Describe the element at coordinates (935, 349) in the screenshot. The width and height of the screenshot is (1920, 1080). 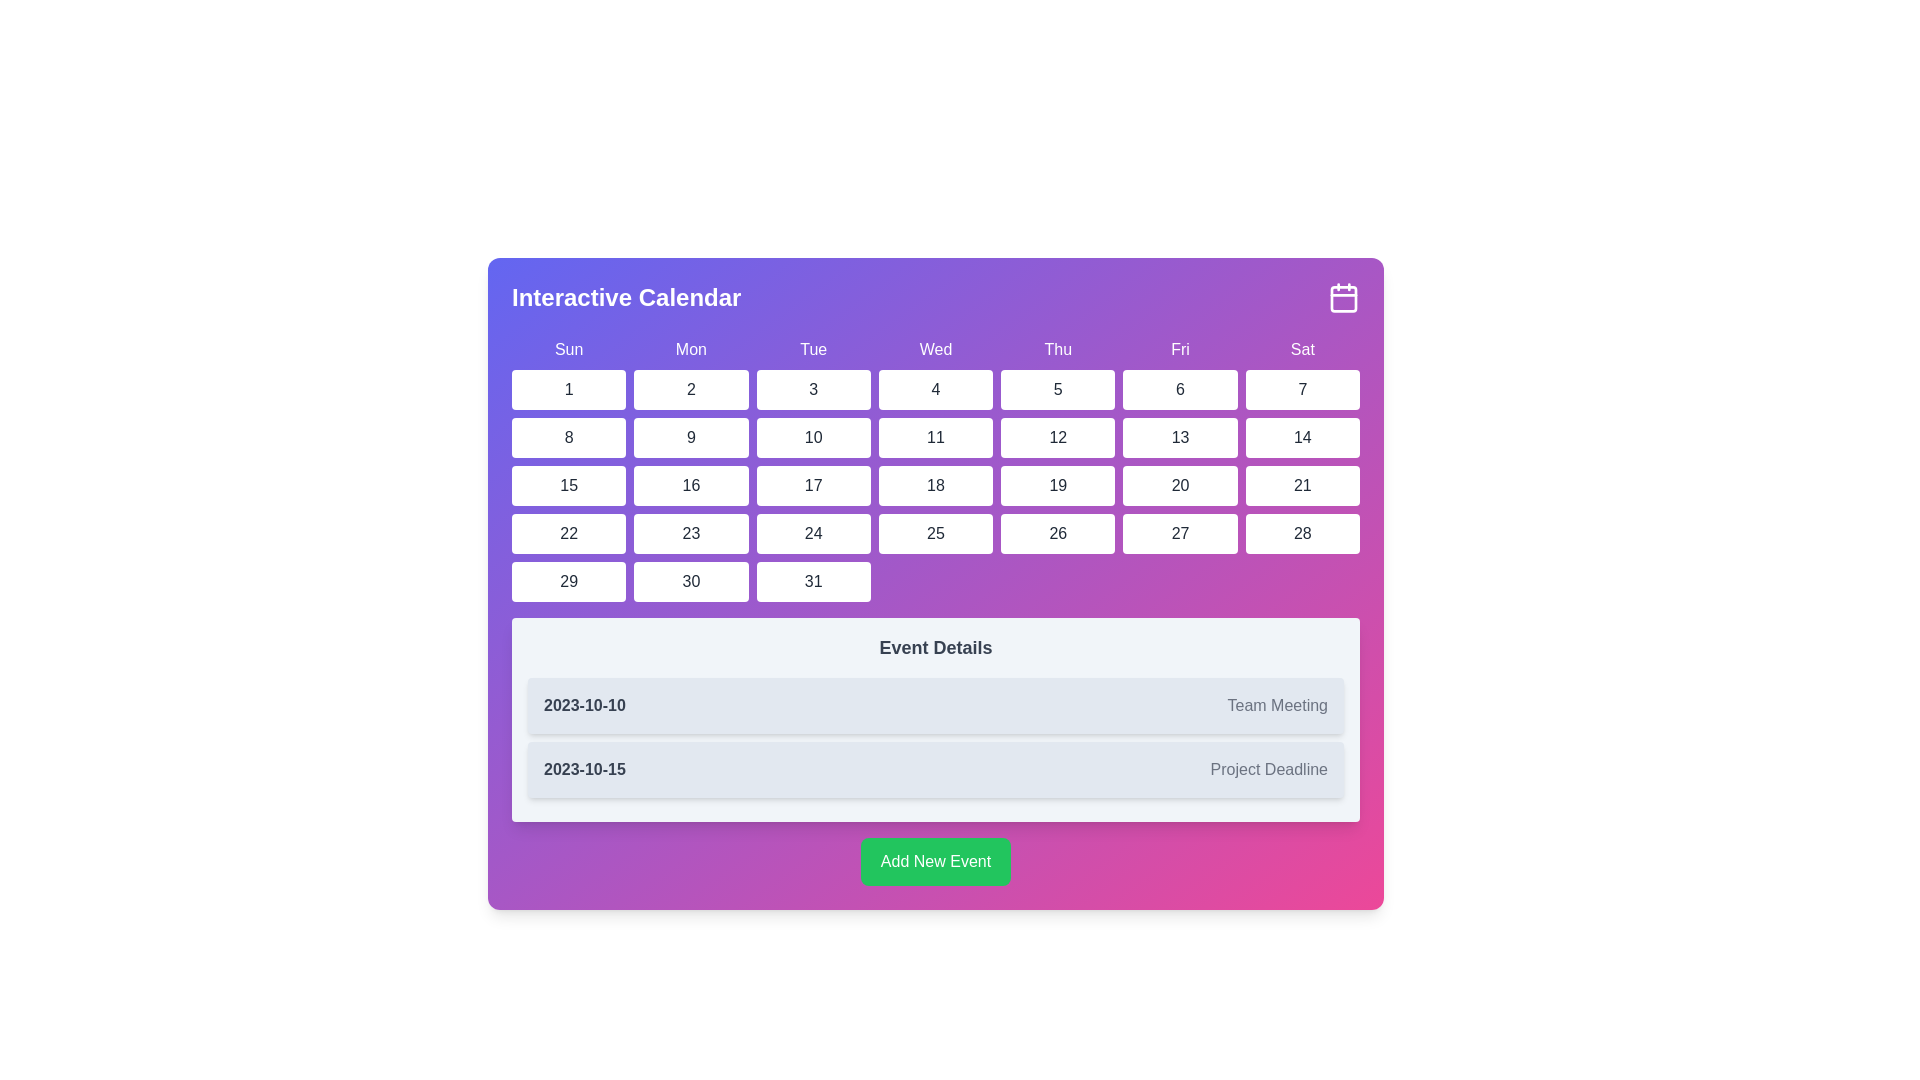
I see `the text label representing 'Wed', which is located in the middle of the topmost row of the calendar interface, between 'Tue' and 'Thu'` at that location.